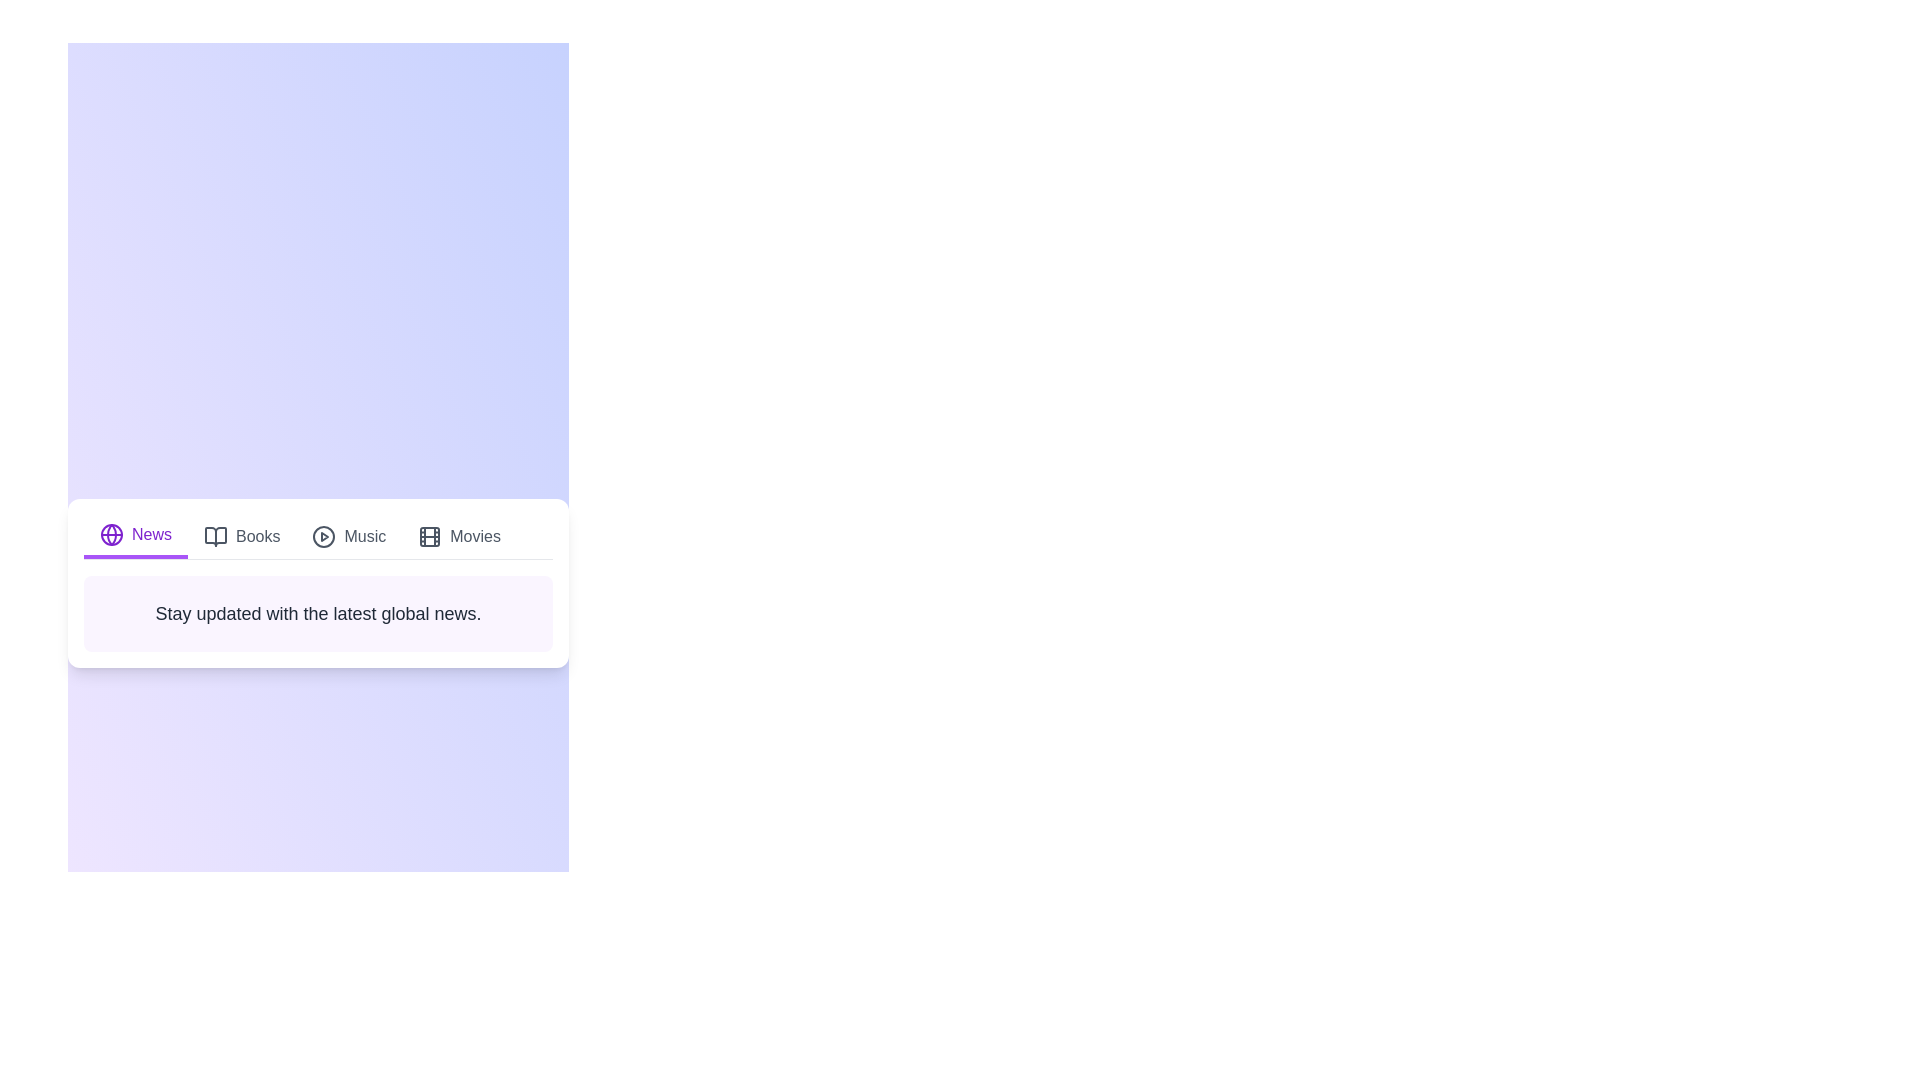  Describe the element at coordinates (458, 535) in the screenshot. I see `the Movies tab to view its content` at that location.